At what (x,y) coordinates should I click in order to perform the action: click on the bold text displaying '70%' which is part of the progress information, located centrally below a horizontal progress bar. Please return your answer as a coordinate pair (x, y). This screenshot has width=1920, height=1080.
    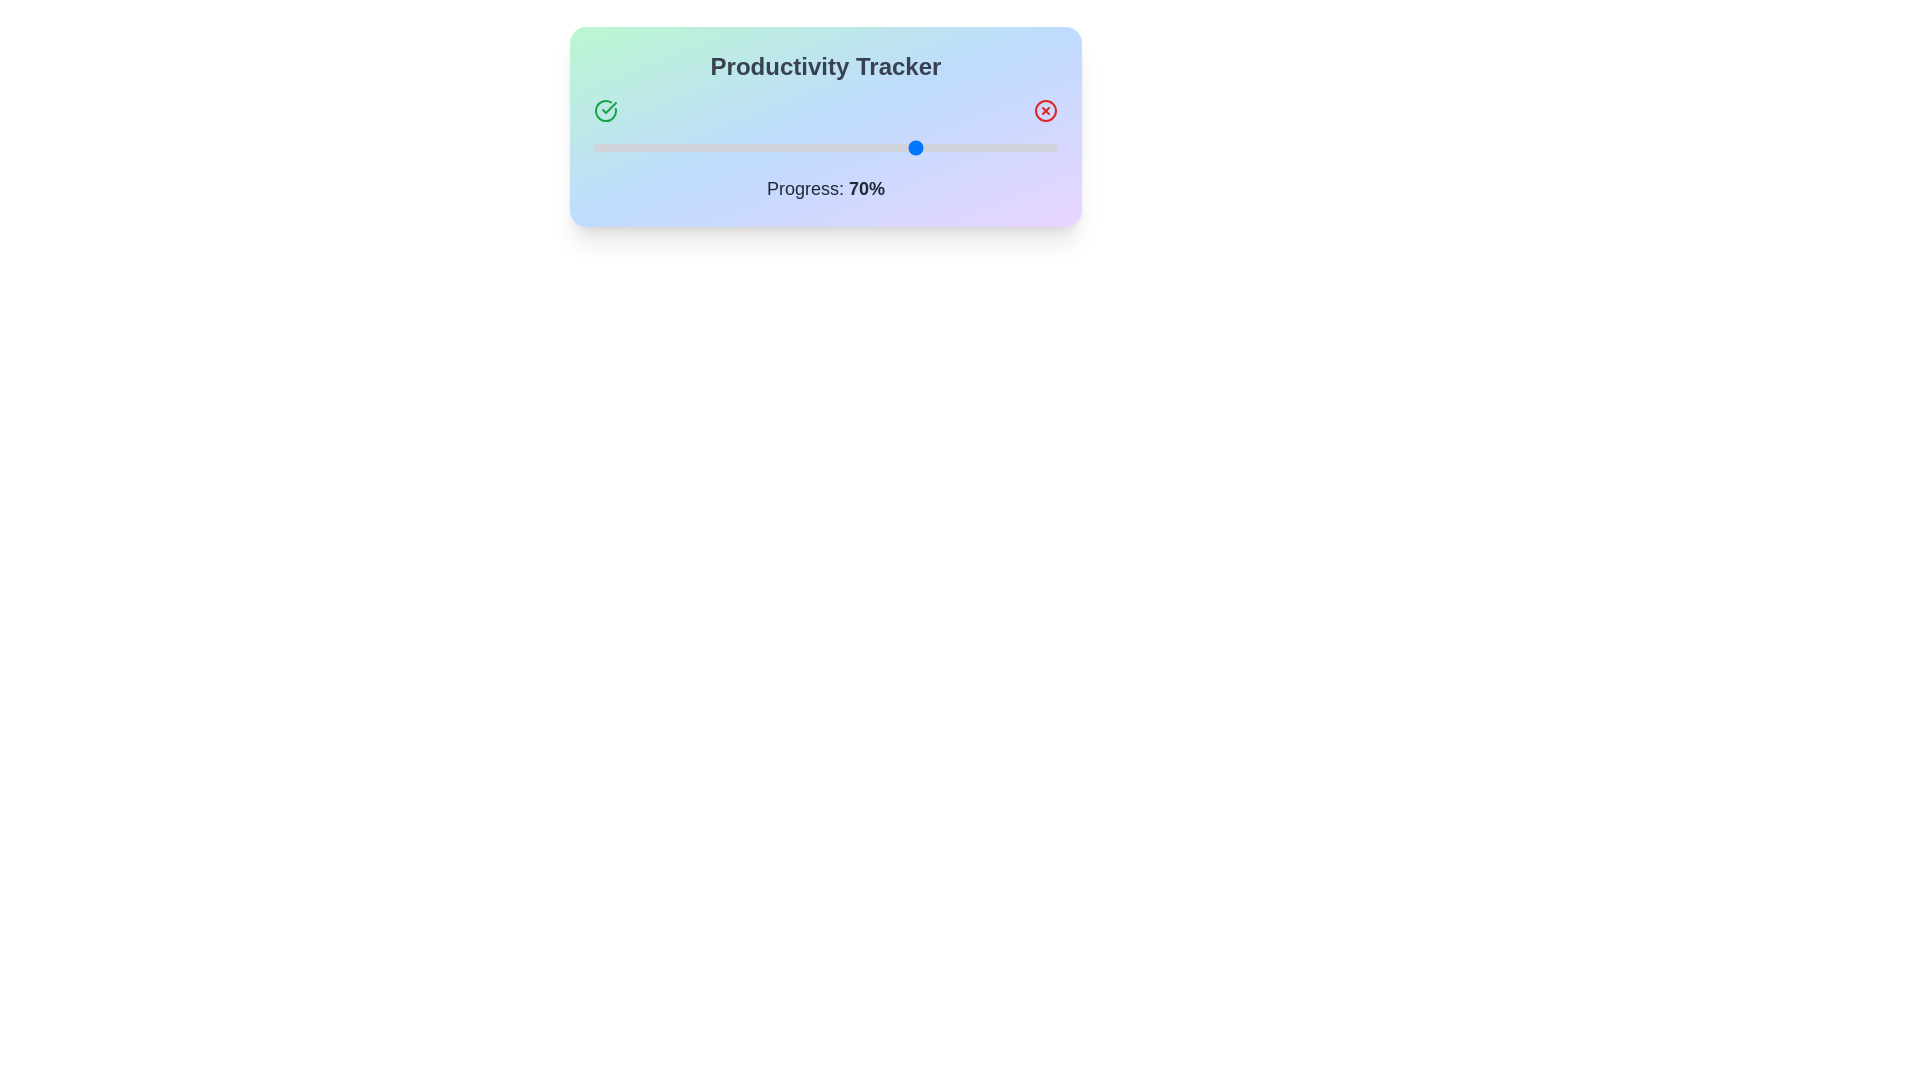
    Looking at the image, I should click on (867, 189).